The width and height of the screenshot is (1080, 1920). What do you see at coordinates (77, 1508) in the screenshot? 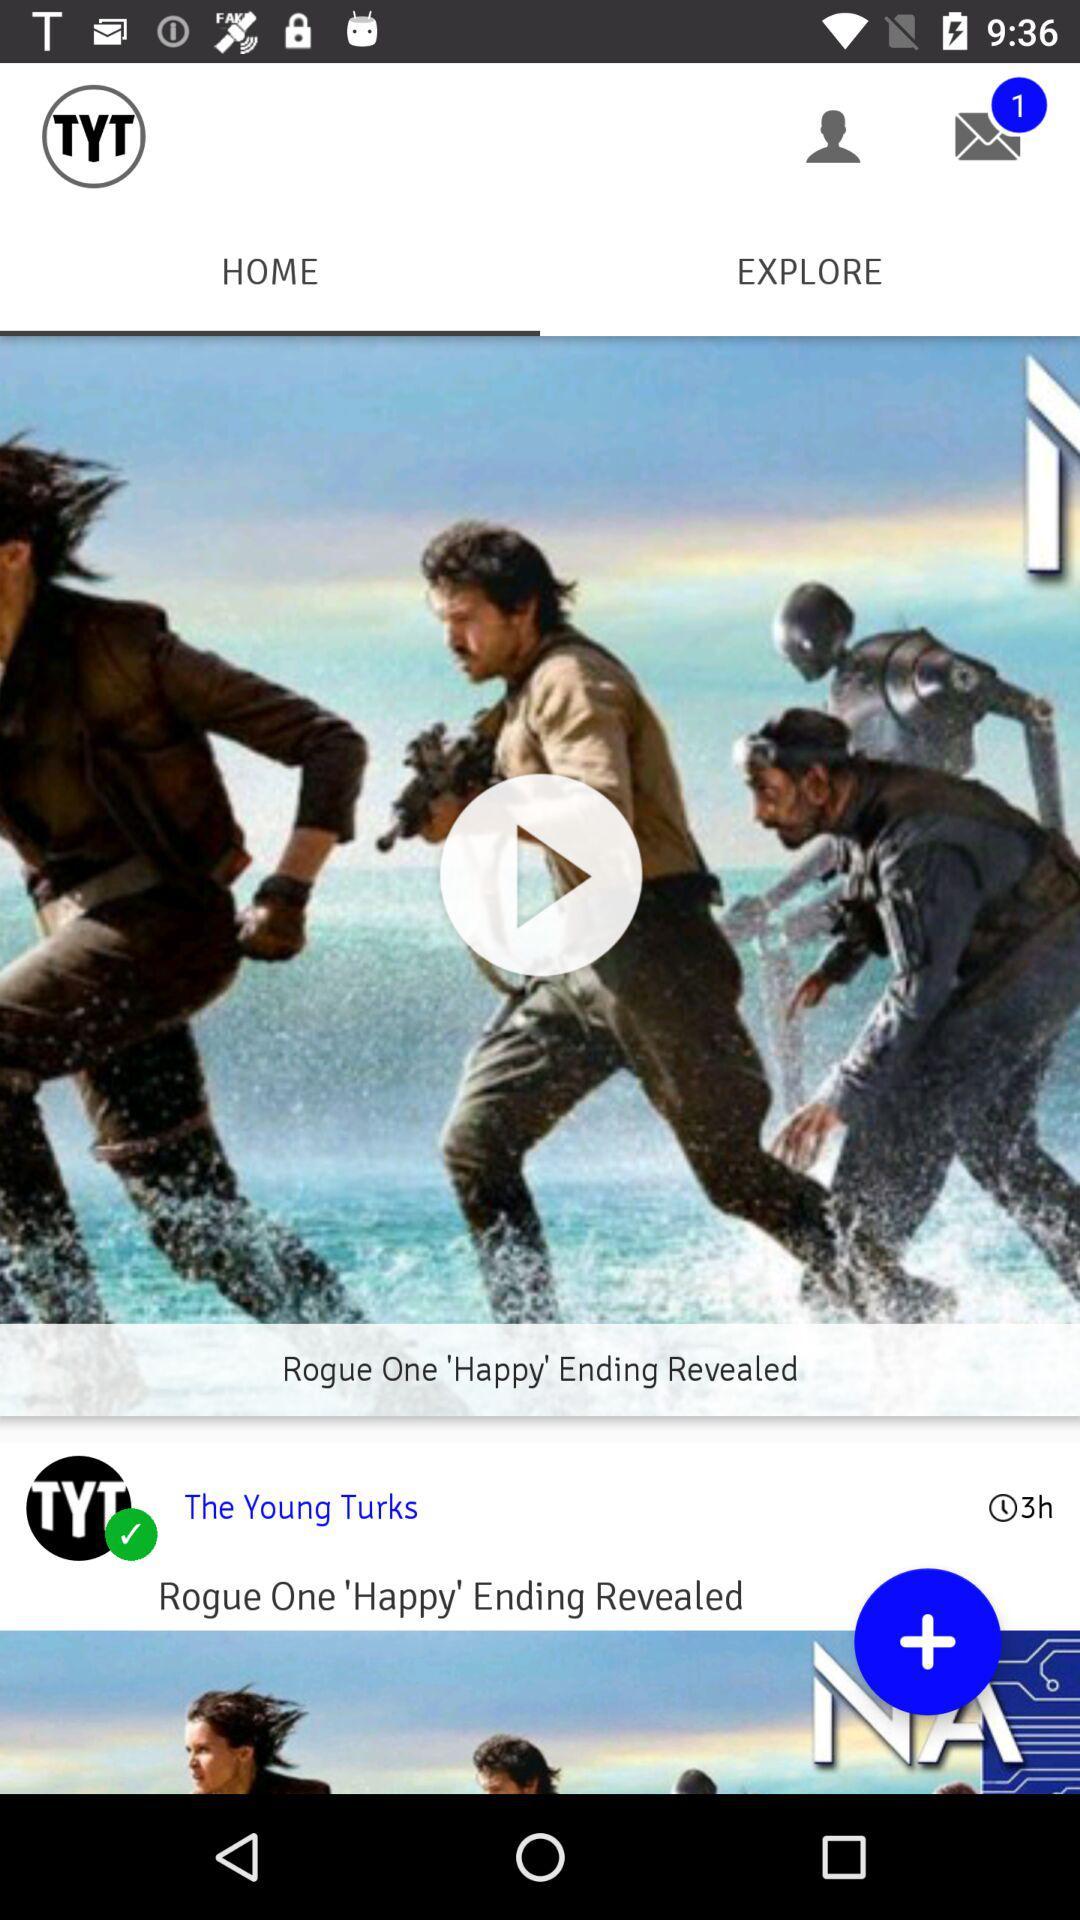
I see `young turks profile` at bounding box center [77, 1508].